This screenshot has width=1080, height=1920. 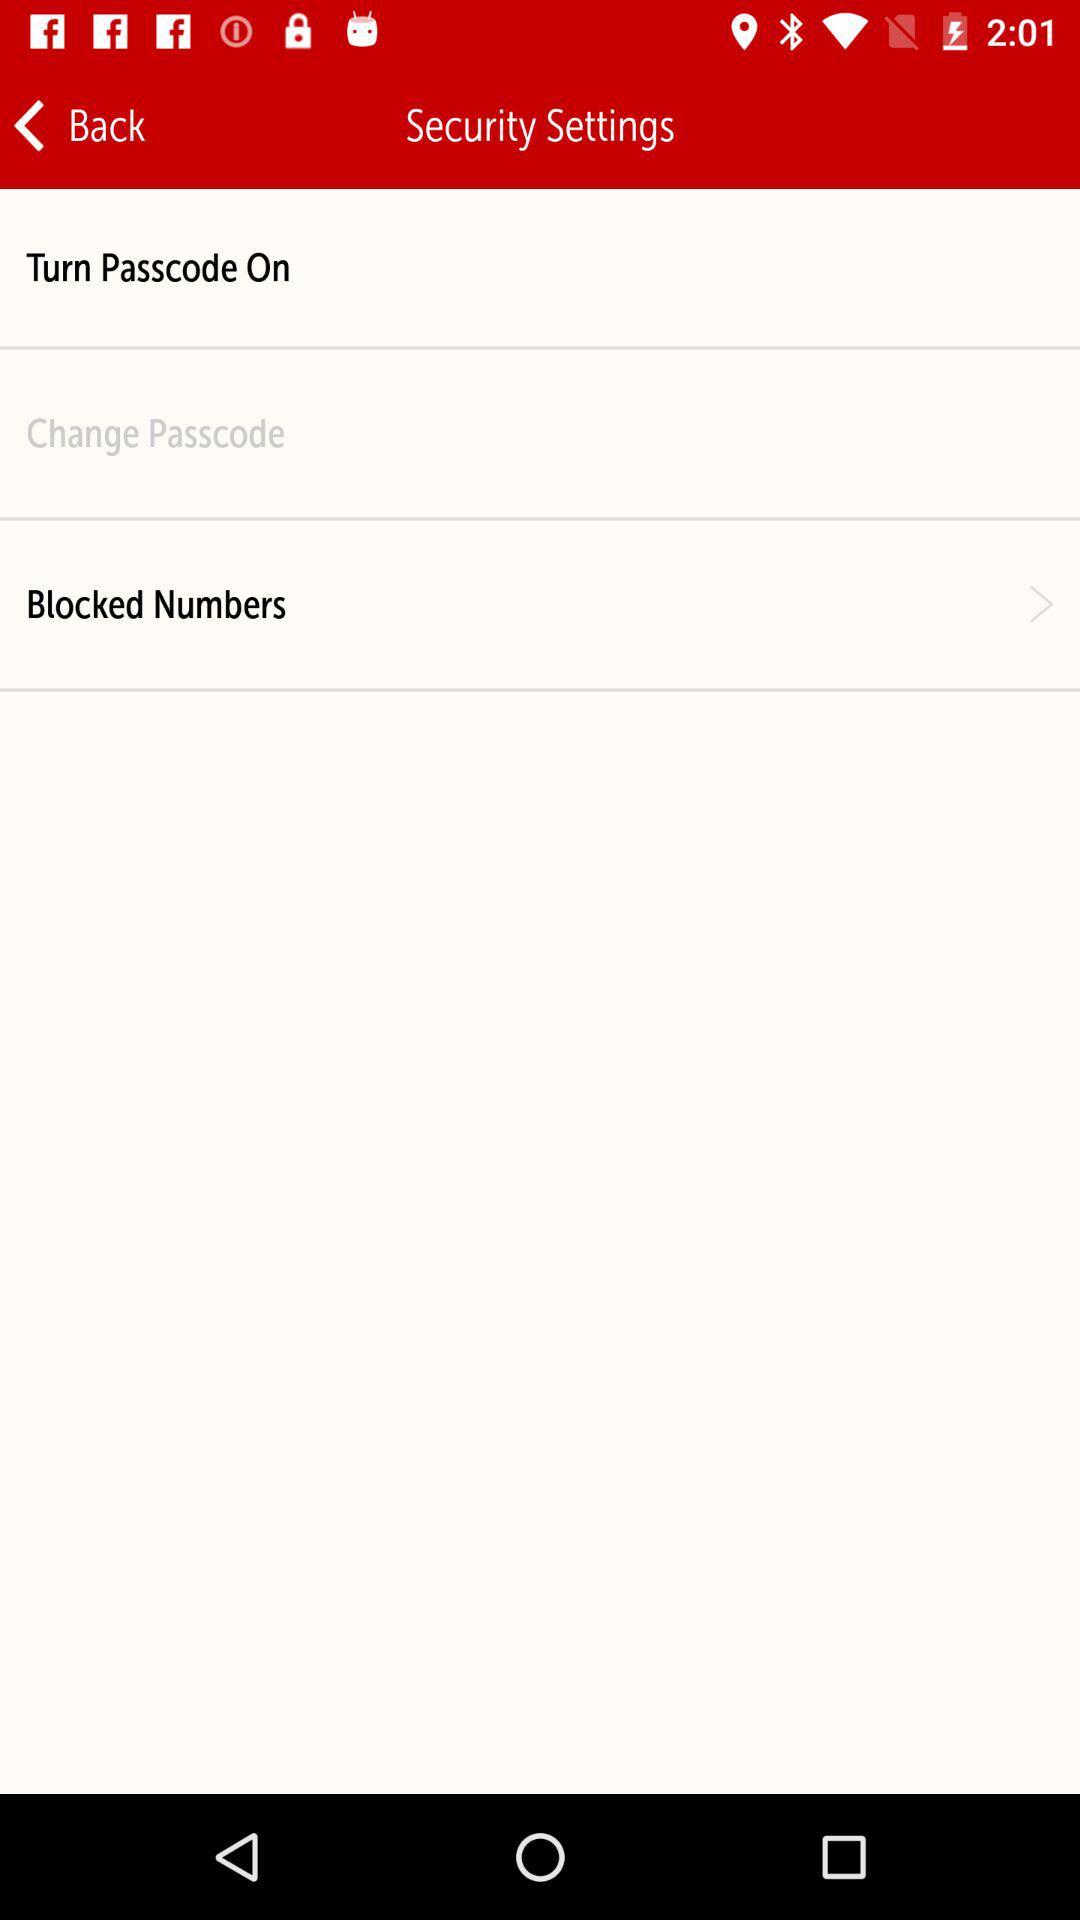 What do you see at coordinates (157, 266) in the screenshot?
I see `item below the back item` at bounding box center [157, 266].